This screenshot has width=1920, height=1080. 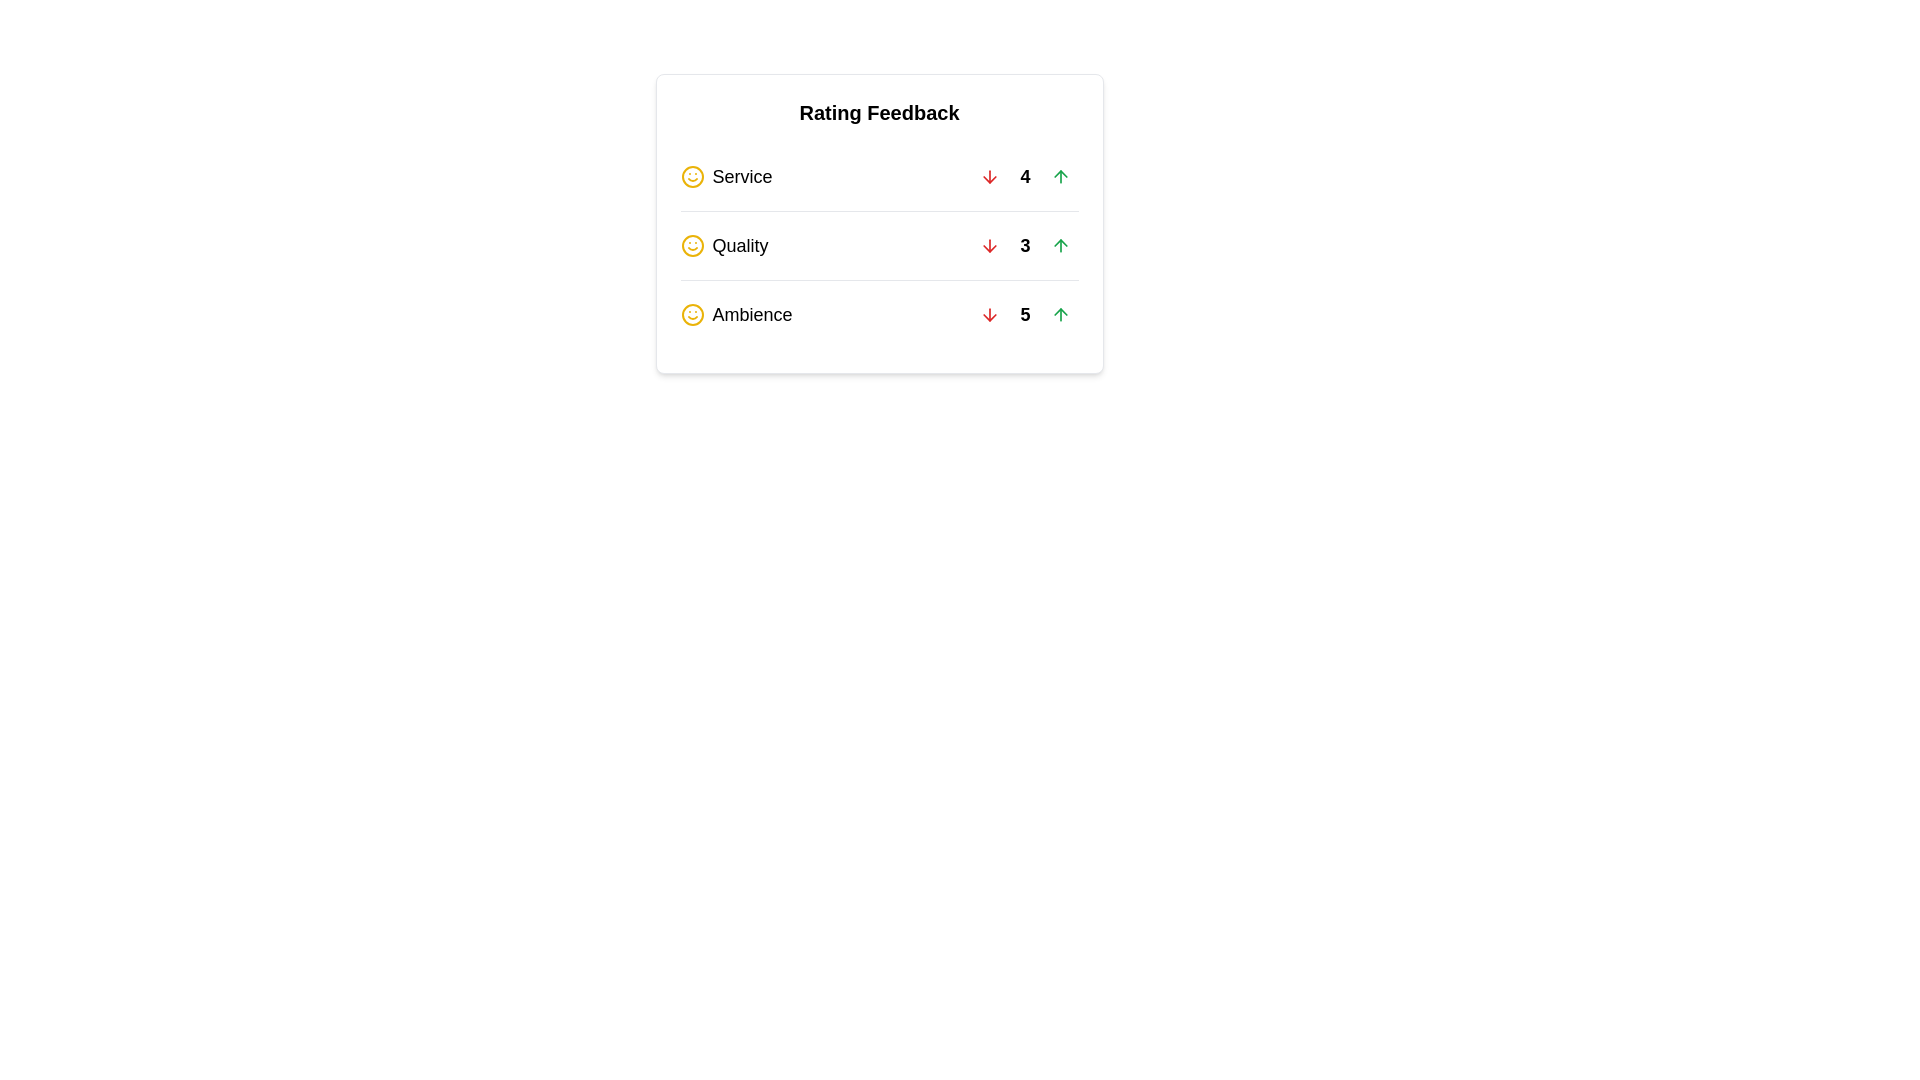 What do you see at coordinates (879, 314) in the screenshot?
I see `the Rating Input Component for 'Ambience', which includes a yellow smiley icon, bold label 'Ambience', red downward arrow, bold number '5', and green upward arrow, located in the bottom row of a vertical list of three rows` at bounding box center [879, 314].